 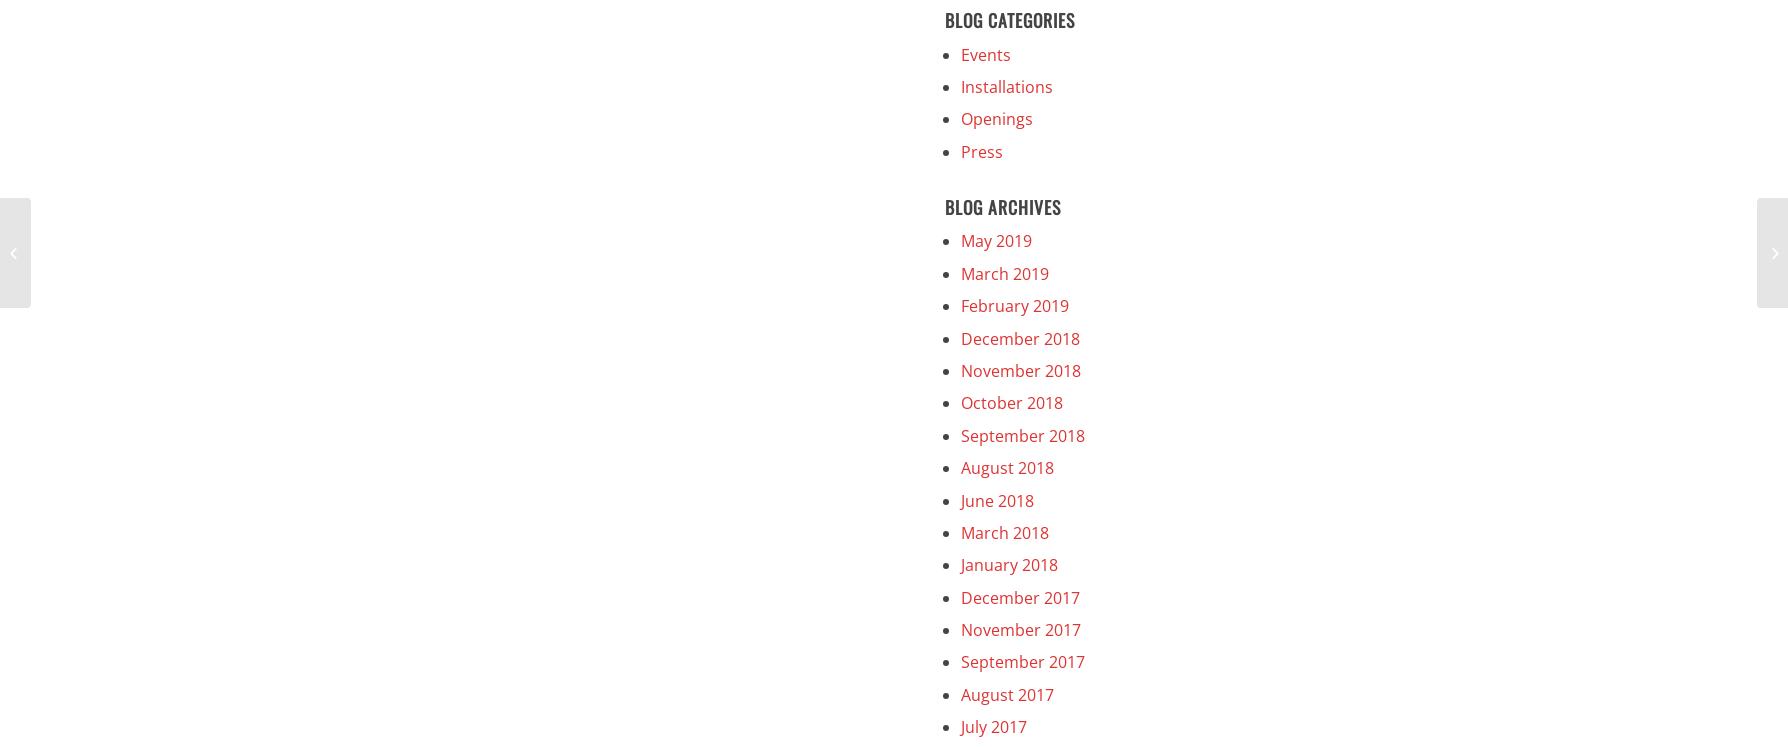 What do you see at coordinates (1019, 597) in the screenshot?
I see `'December 2017'` at bounding box center [1019, 597].